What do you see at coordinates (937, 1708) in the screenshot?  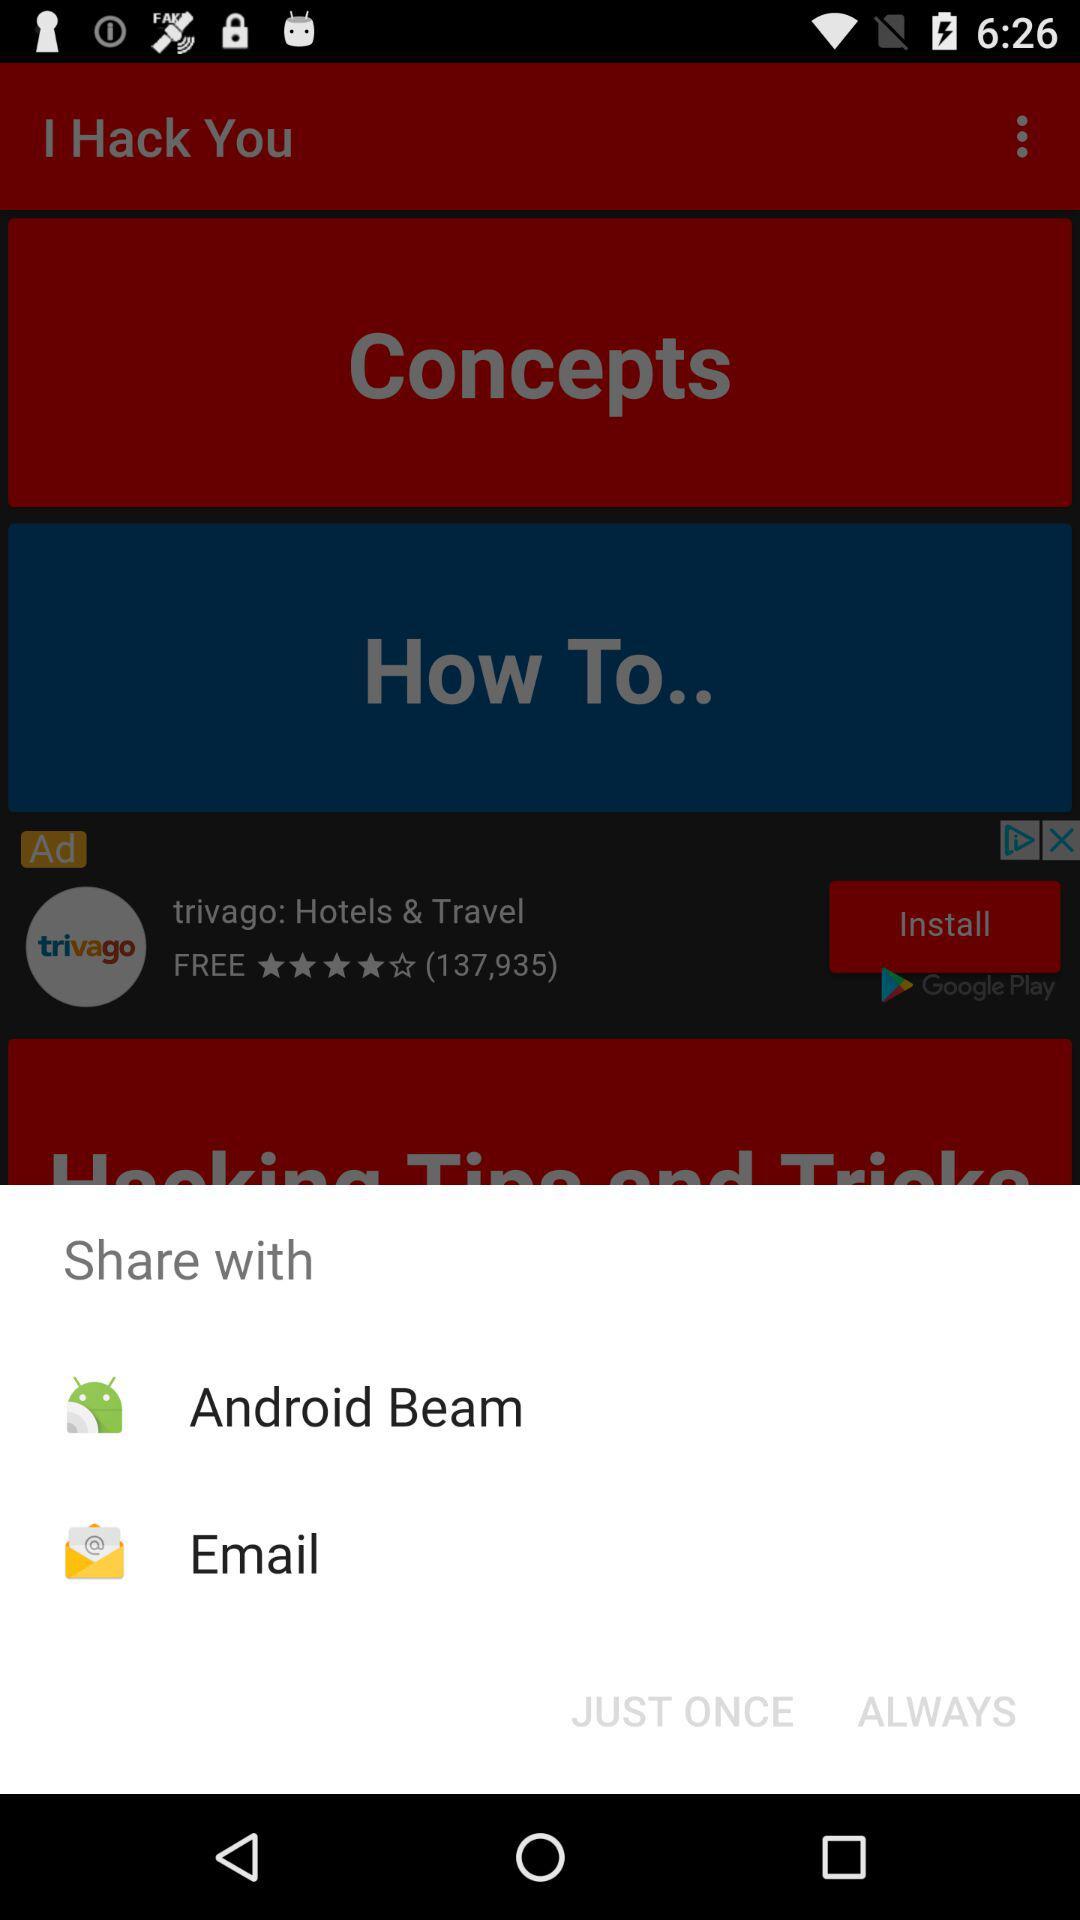 I see `the always item` at bounding box center [937, 1708].